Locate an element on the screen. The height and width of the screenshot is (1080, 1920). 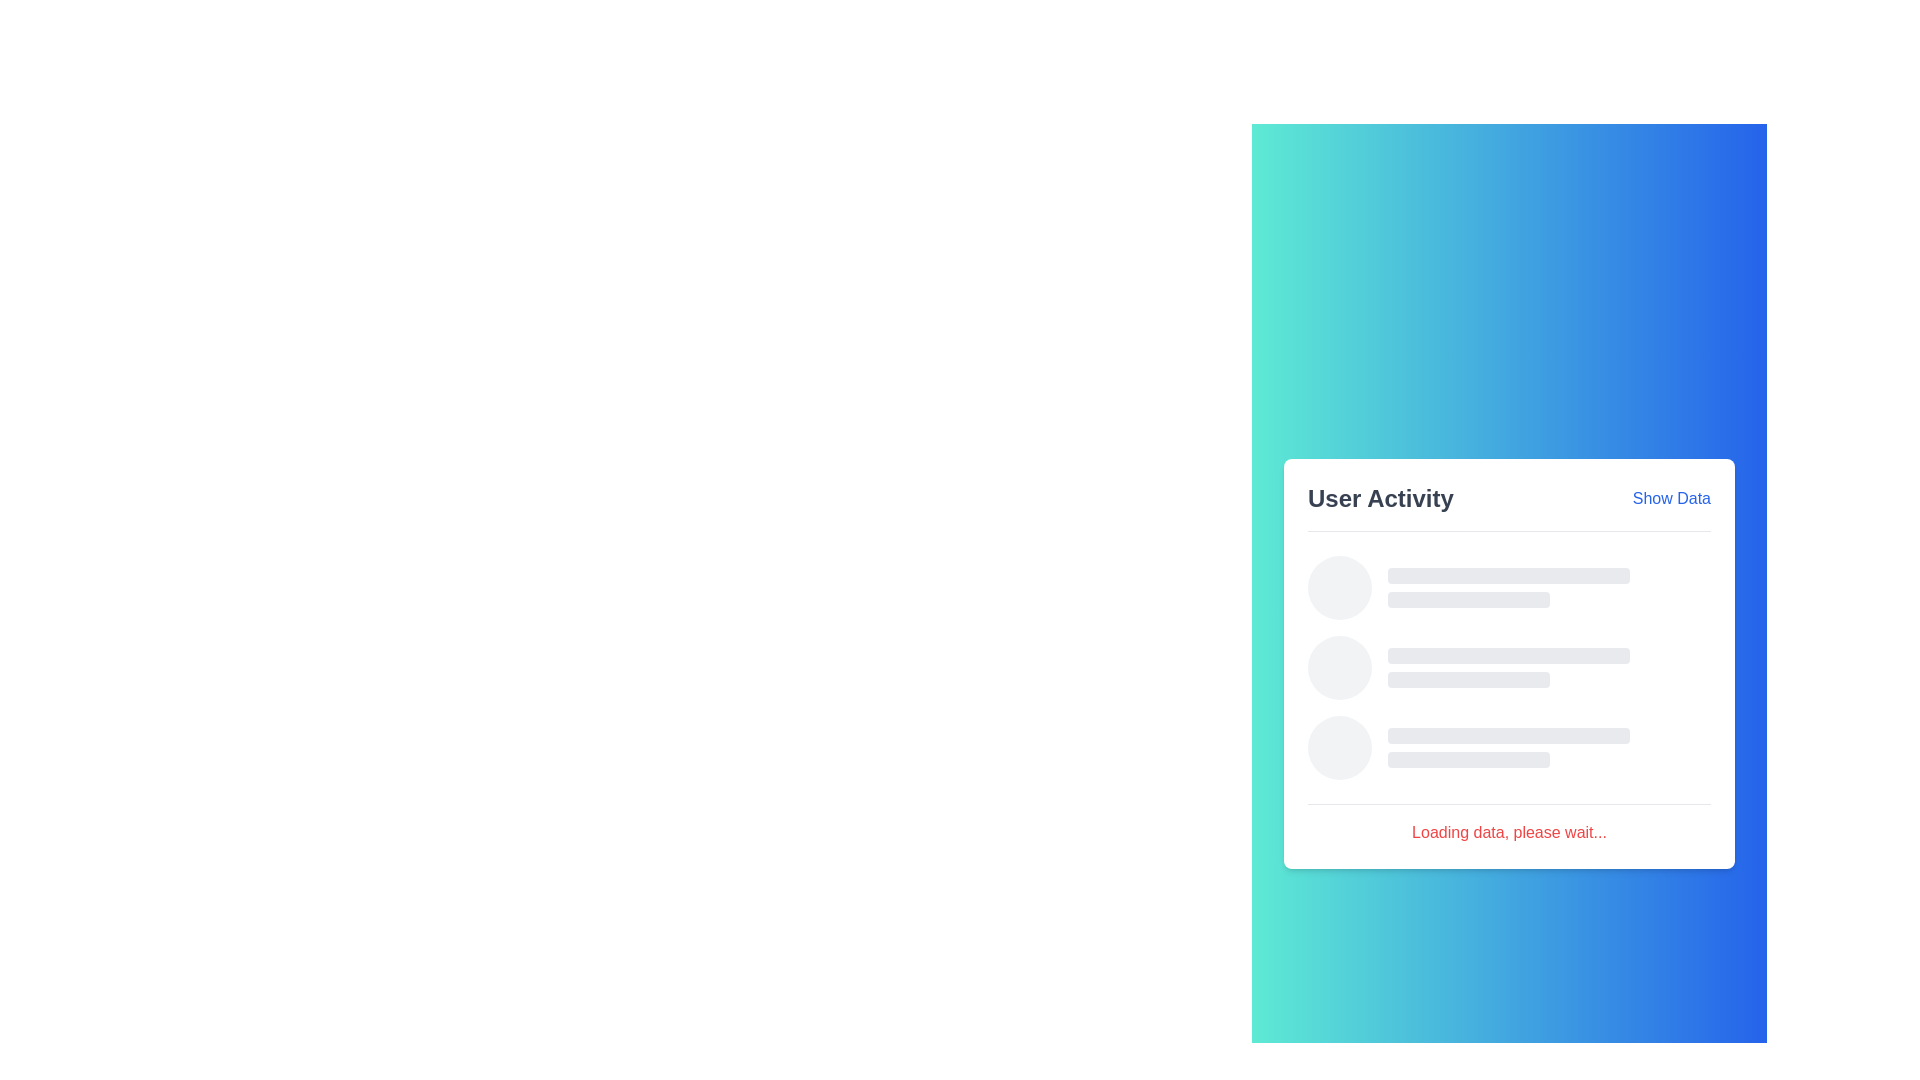
the second horizontal bar with rounded edges, which is medium gray and located below another similar bar in the 'User Activity' card-like UI component is located at coordinates (1468, 759).